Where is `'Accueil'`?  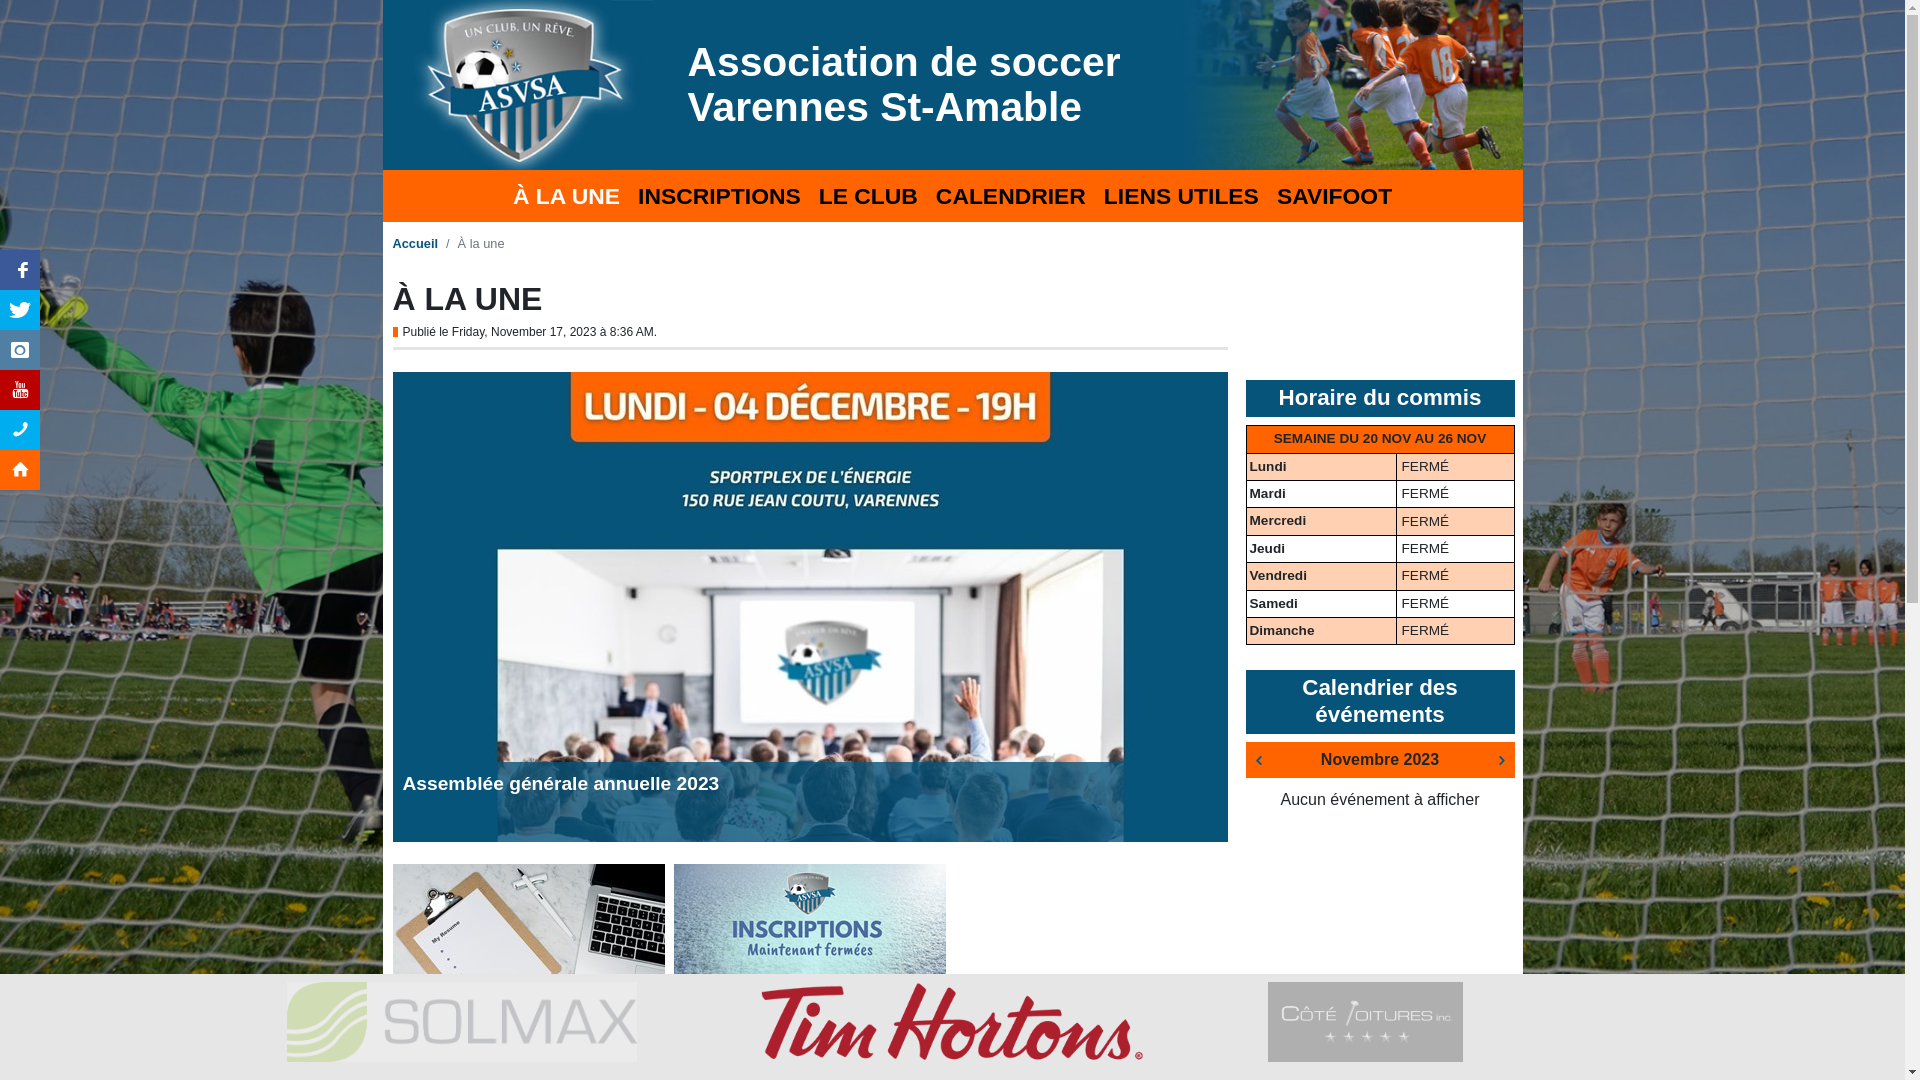
'Accueil' is located at coordinates (413, 242).